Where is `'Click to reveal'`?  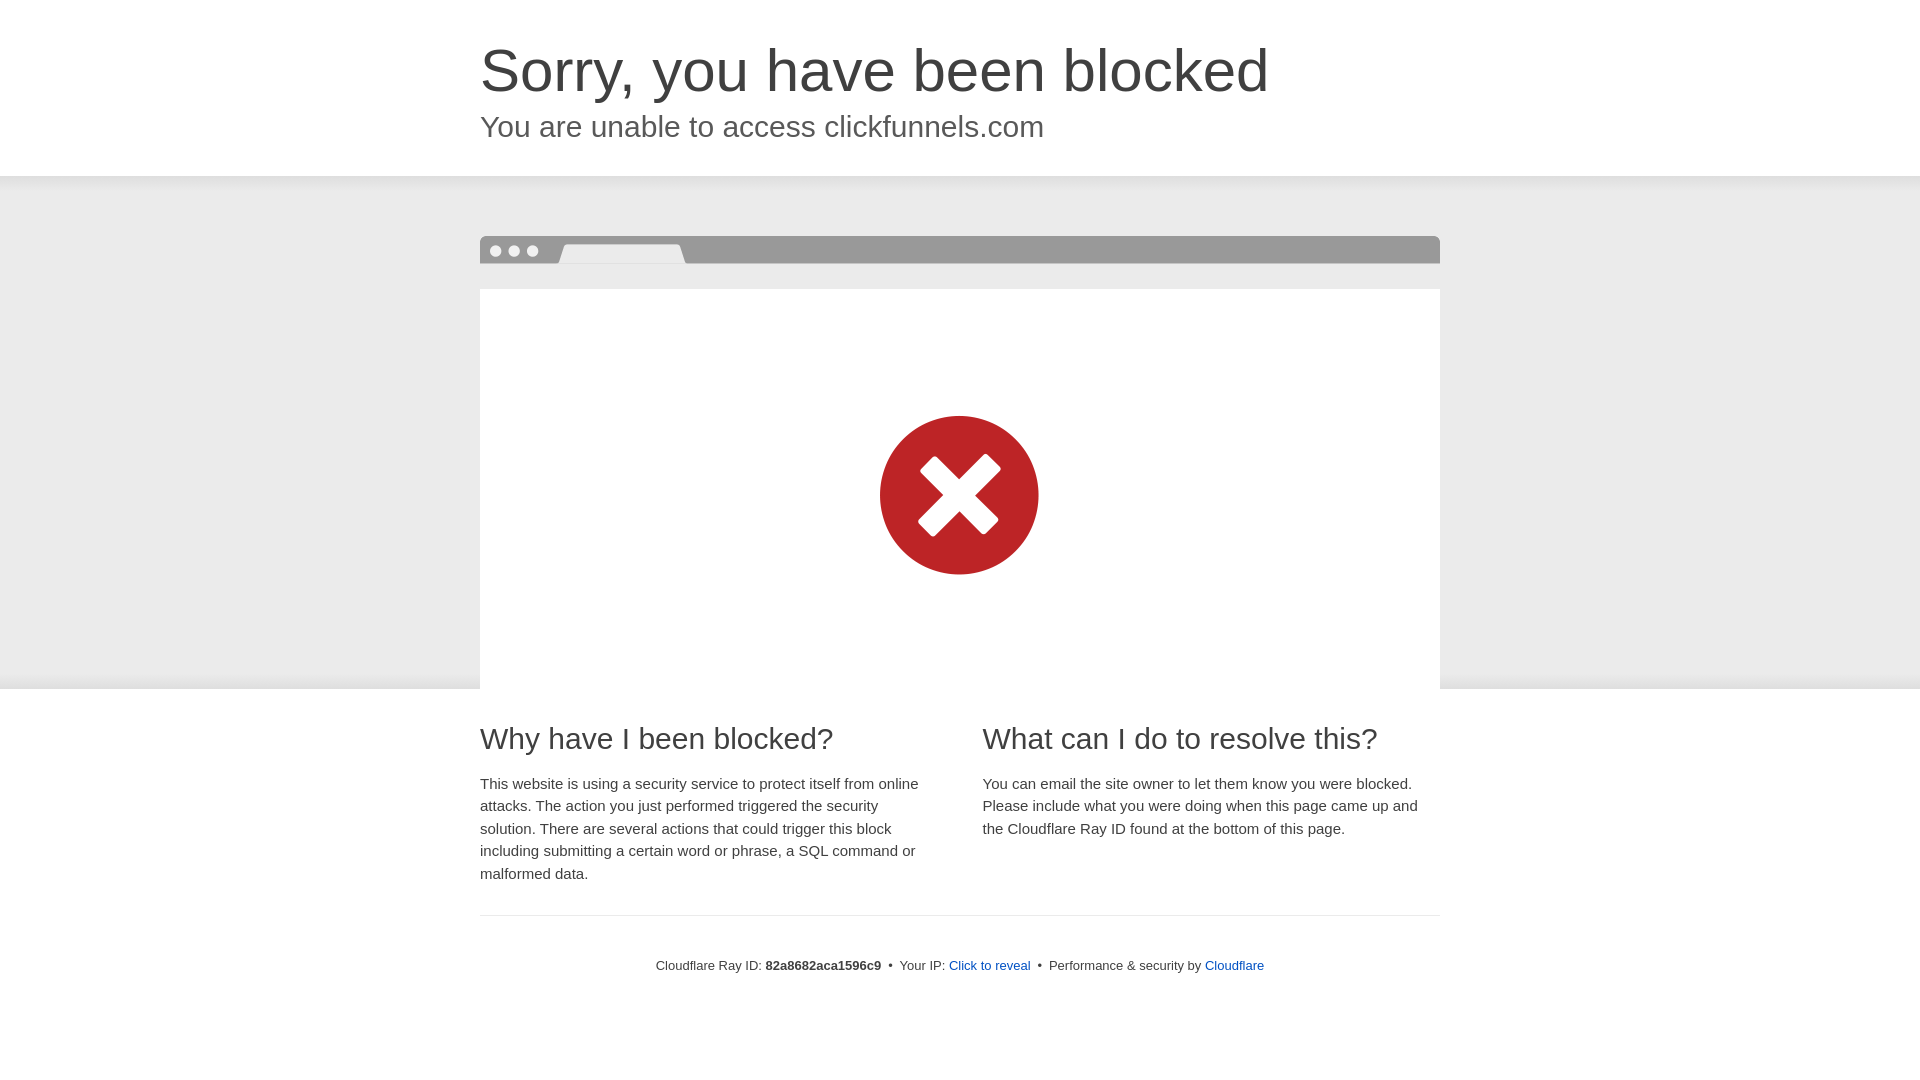
'Click to reveal' is located at coordinates (989, 964).